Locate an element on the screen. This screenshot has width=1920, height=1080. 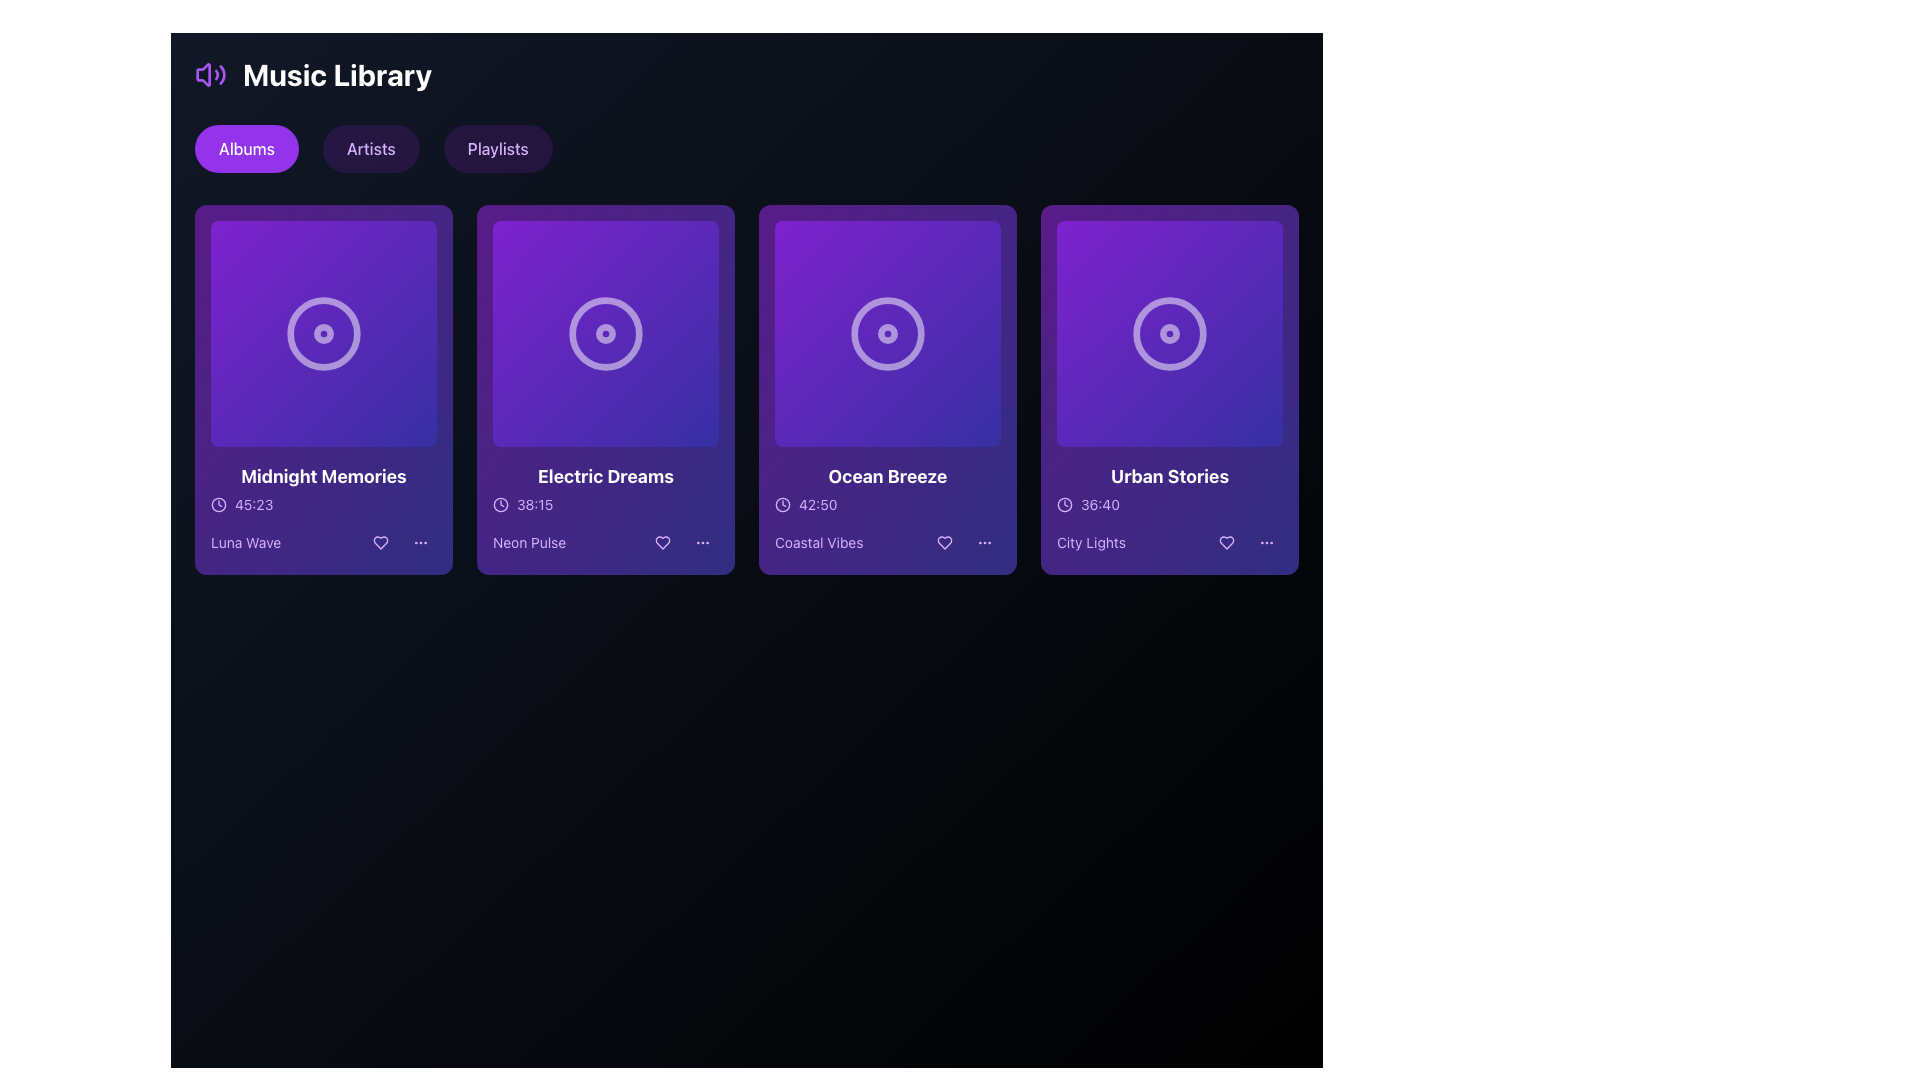
the non-interactive label displaying the title 'Midnight Memories', which is the first title in a row of music album cards located on the leftmost side is located at coordinates (324, 477).